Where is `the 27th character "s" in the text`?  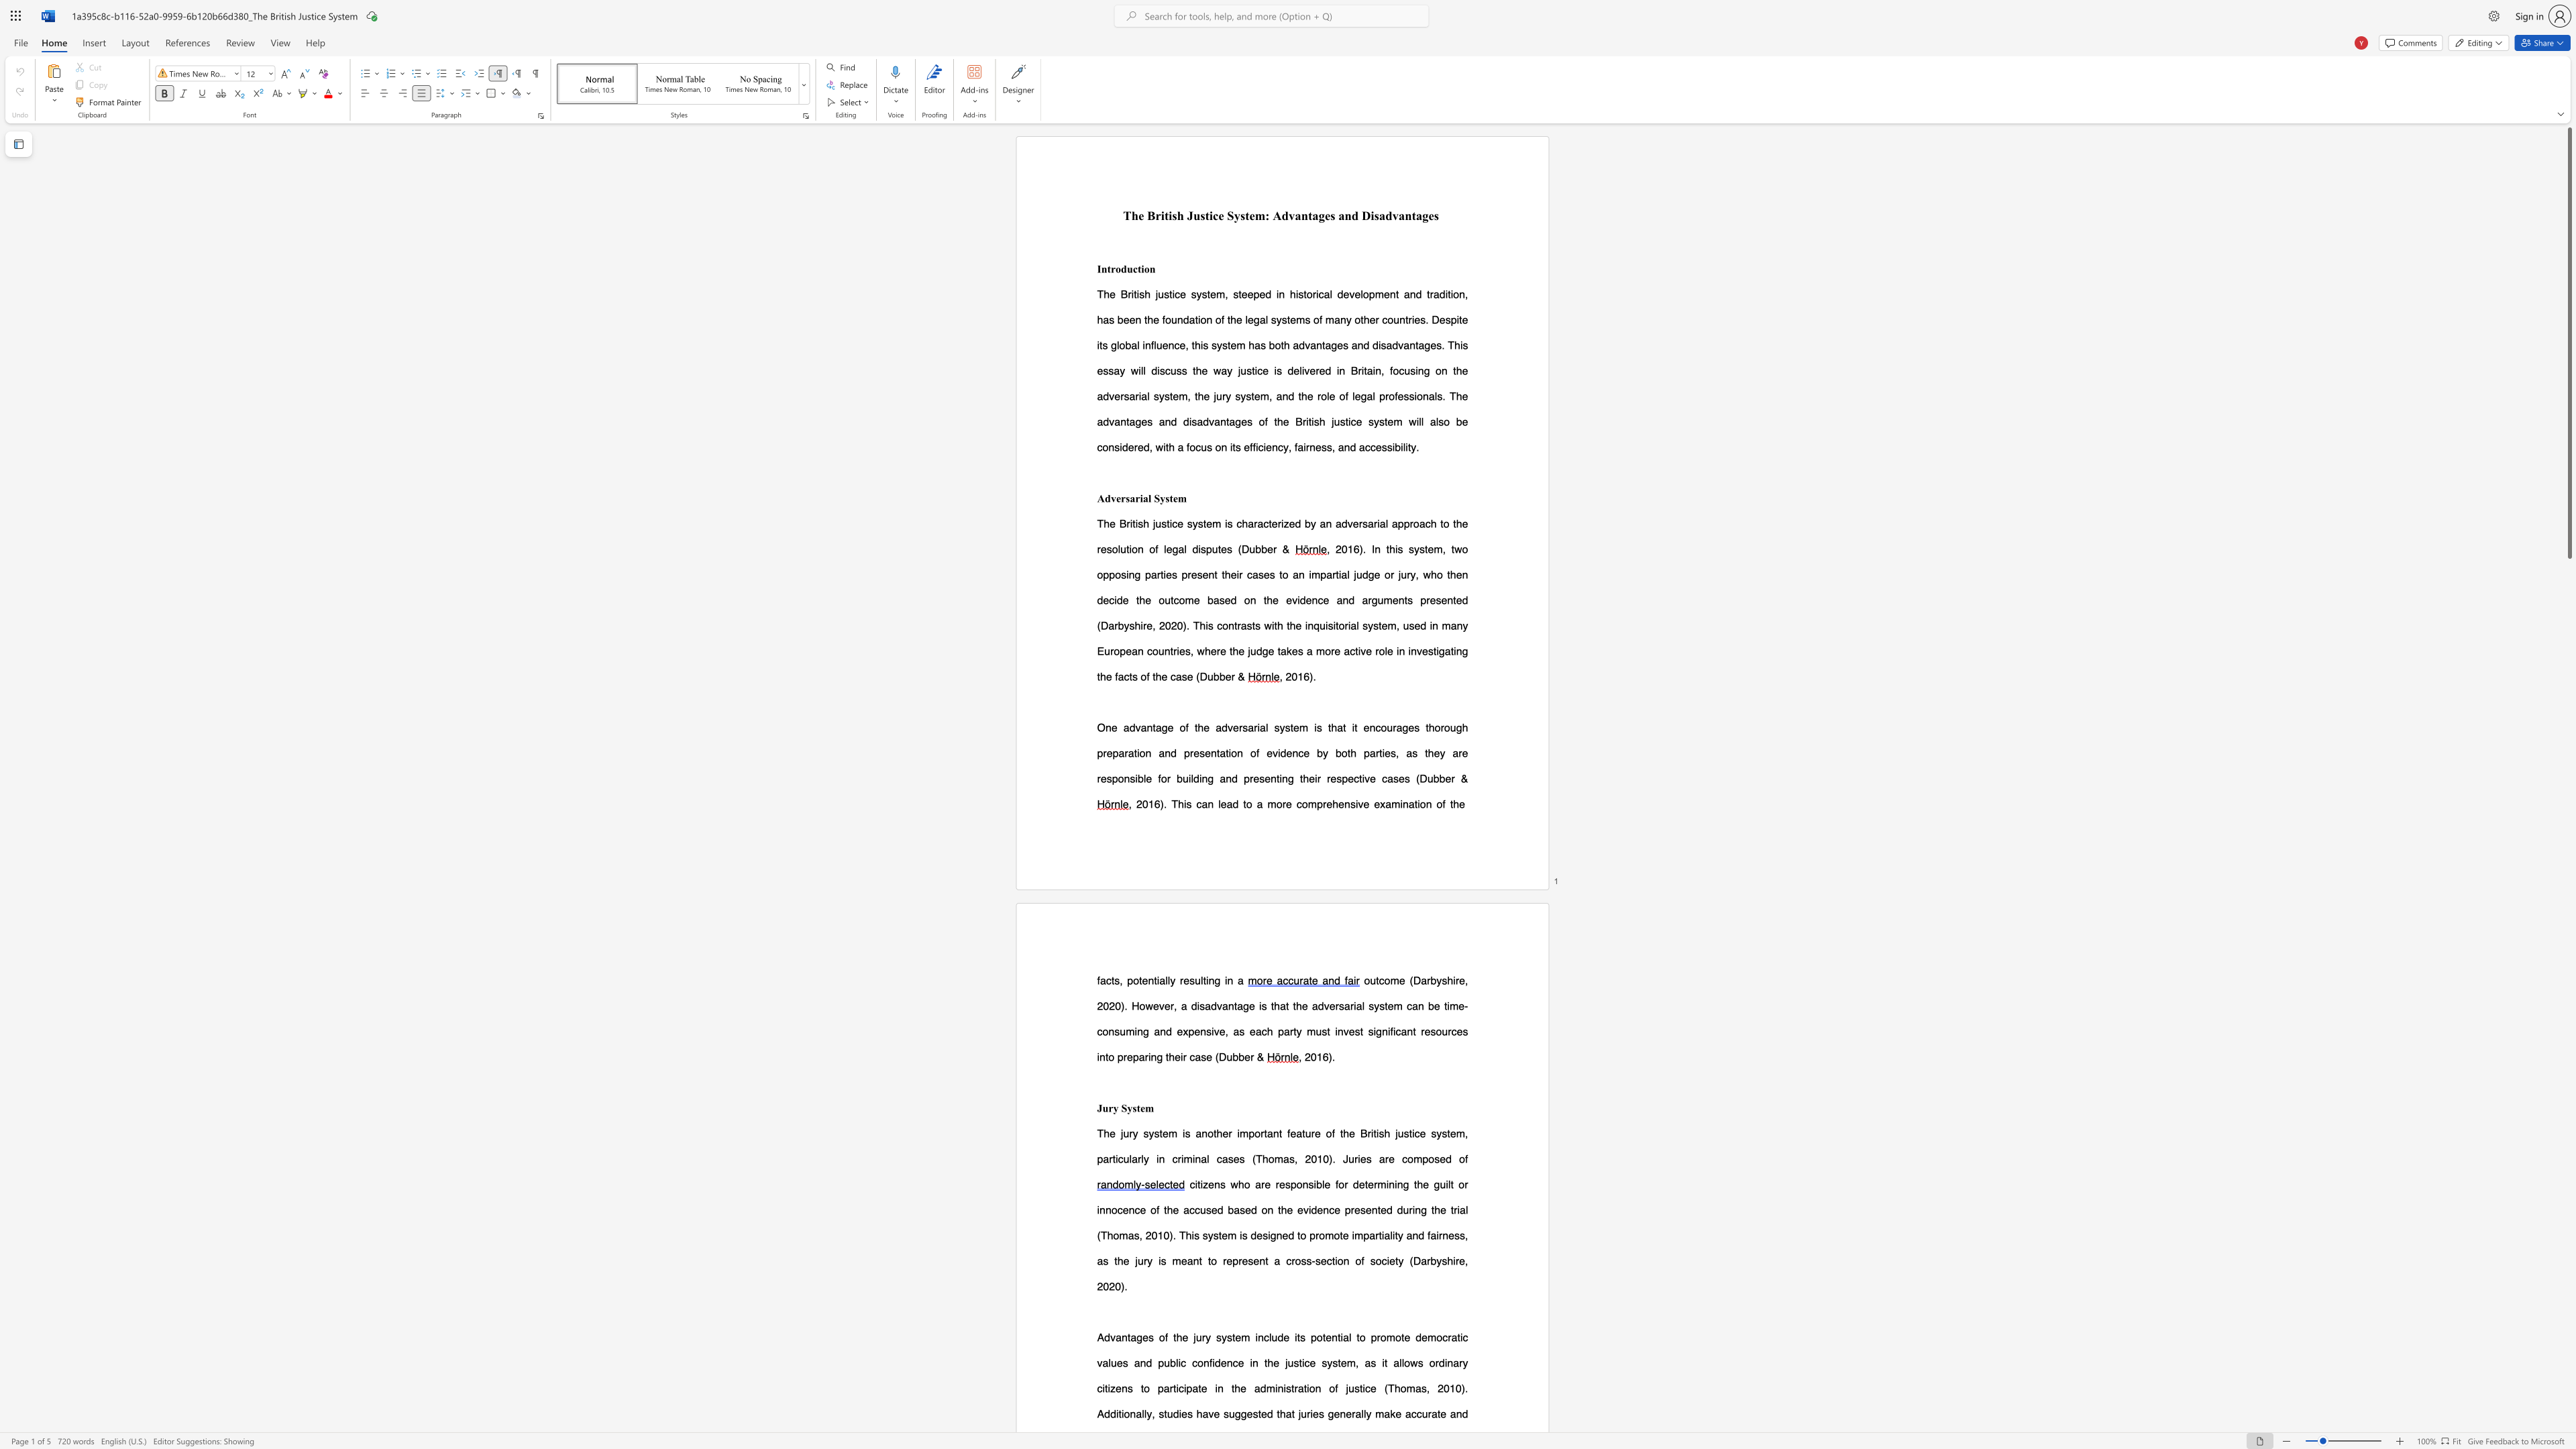 the 27th character "s" in the text is located at coordinates (1248, 369).